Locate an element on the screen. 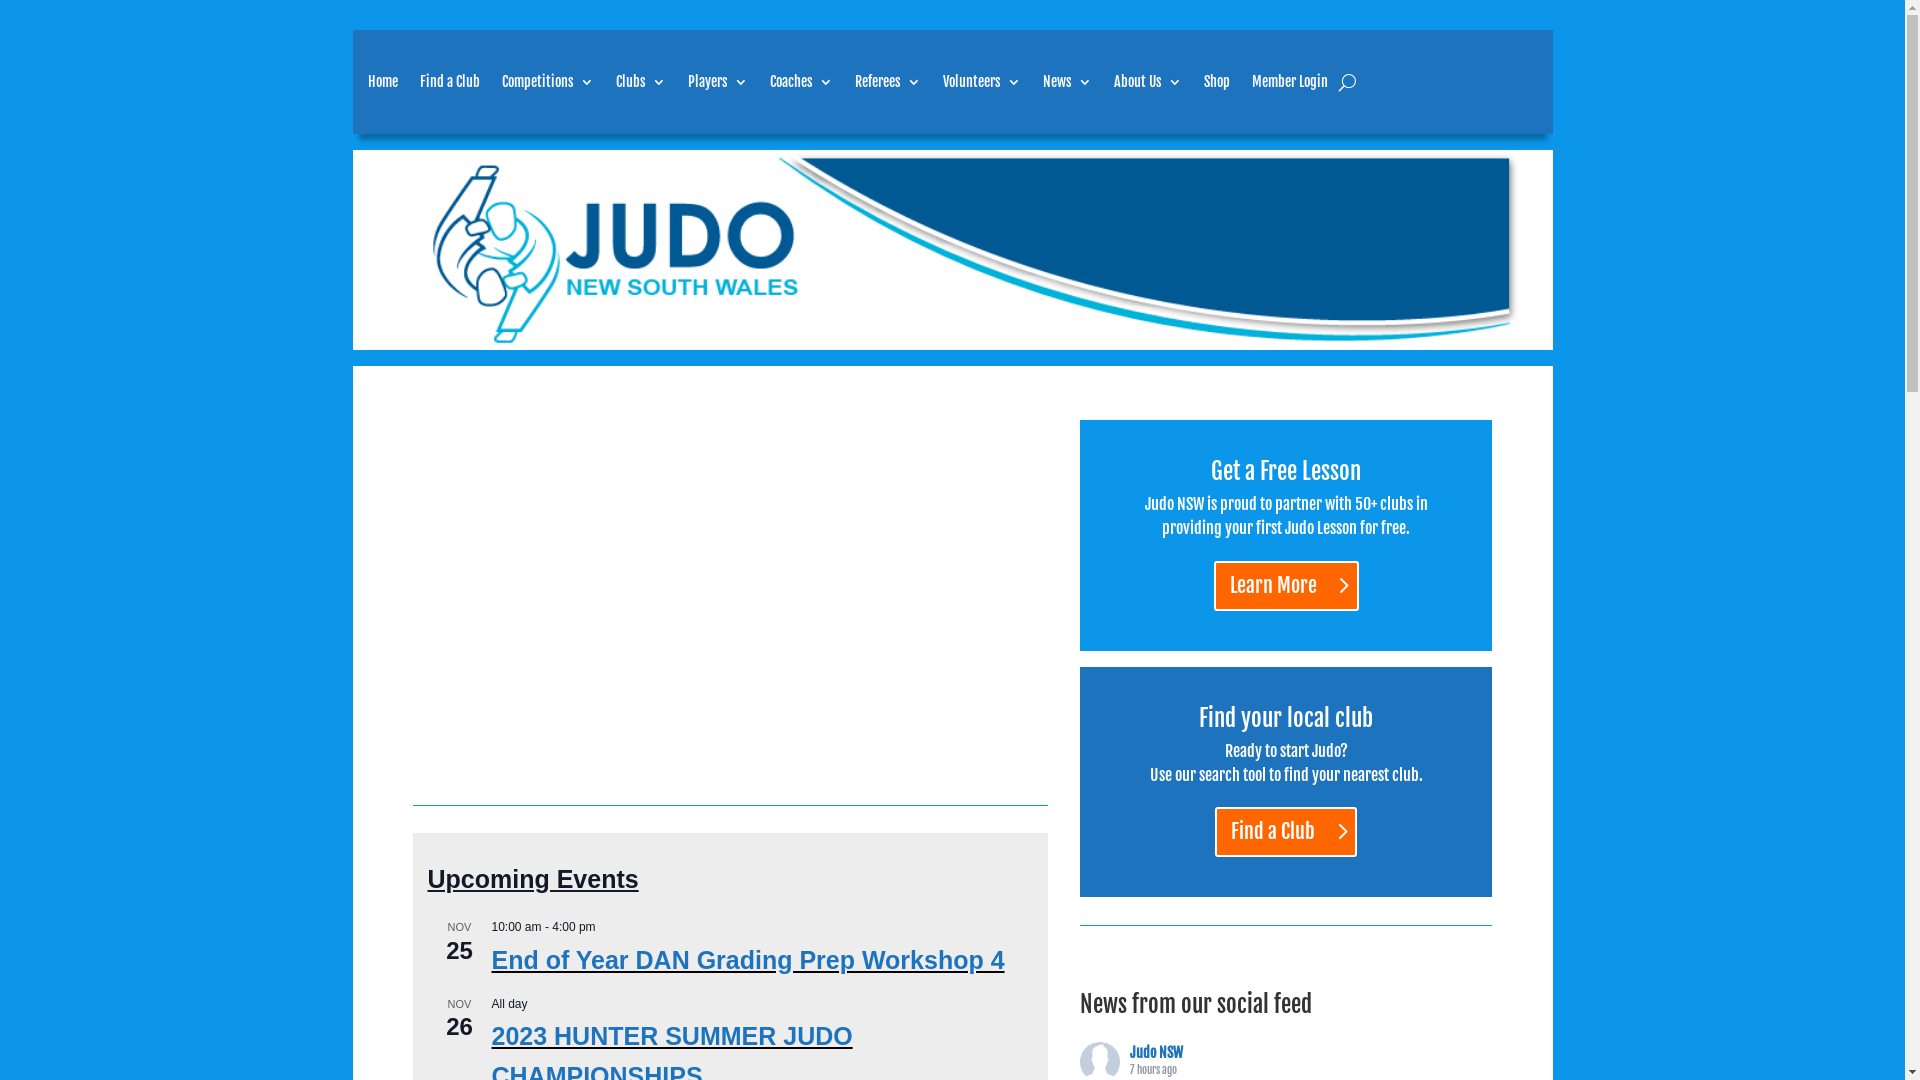 This screenshot has height=1080, width=1920. 'Referees' is located at coordinates (886, 80).